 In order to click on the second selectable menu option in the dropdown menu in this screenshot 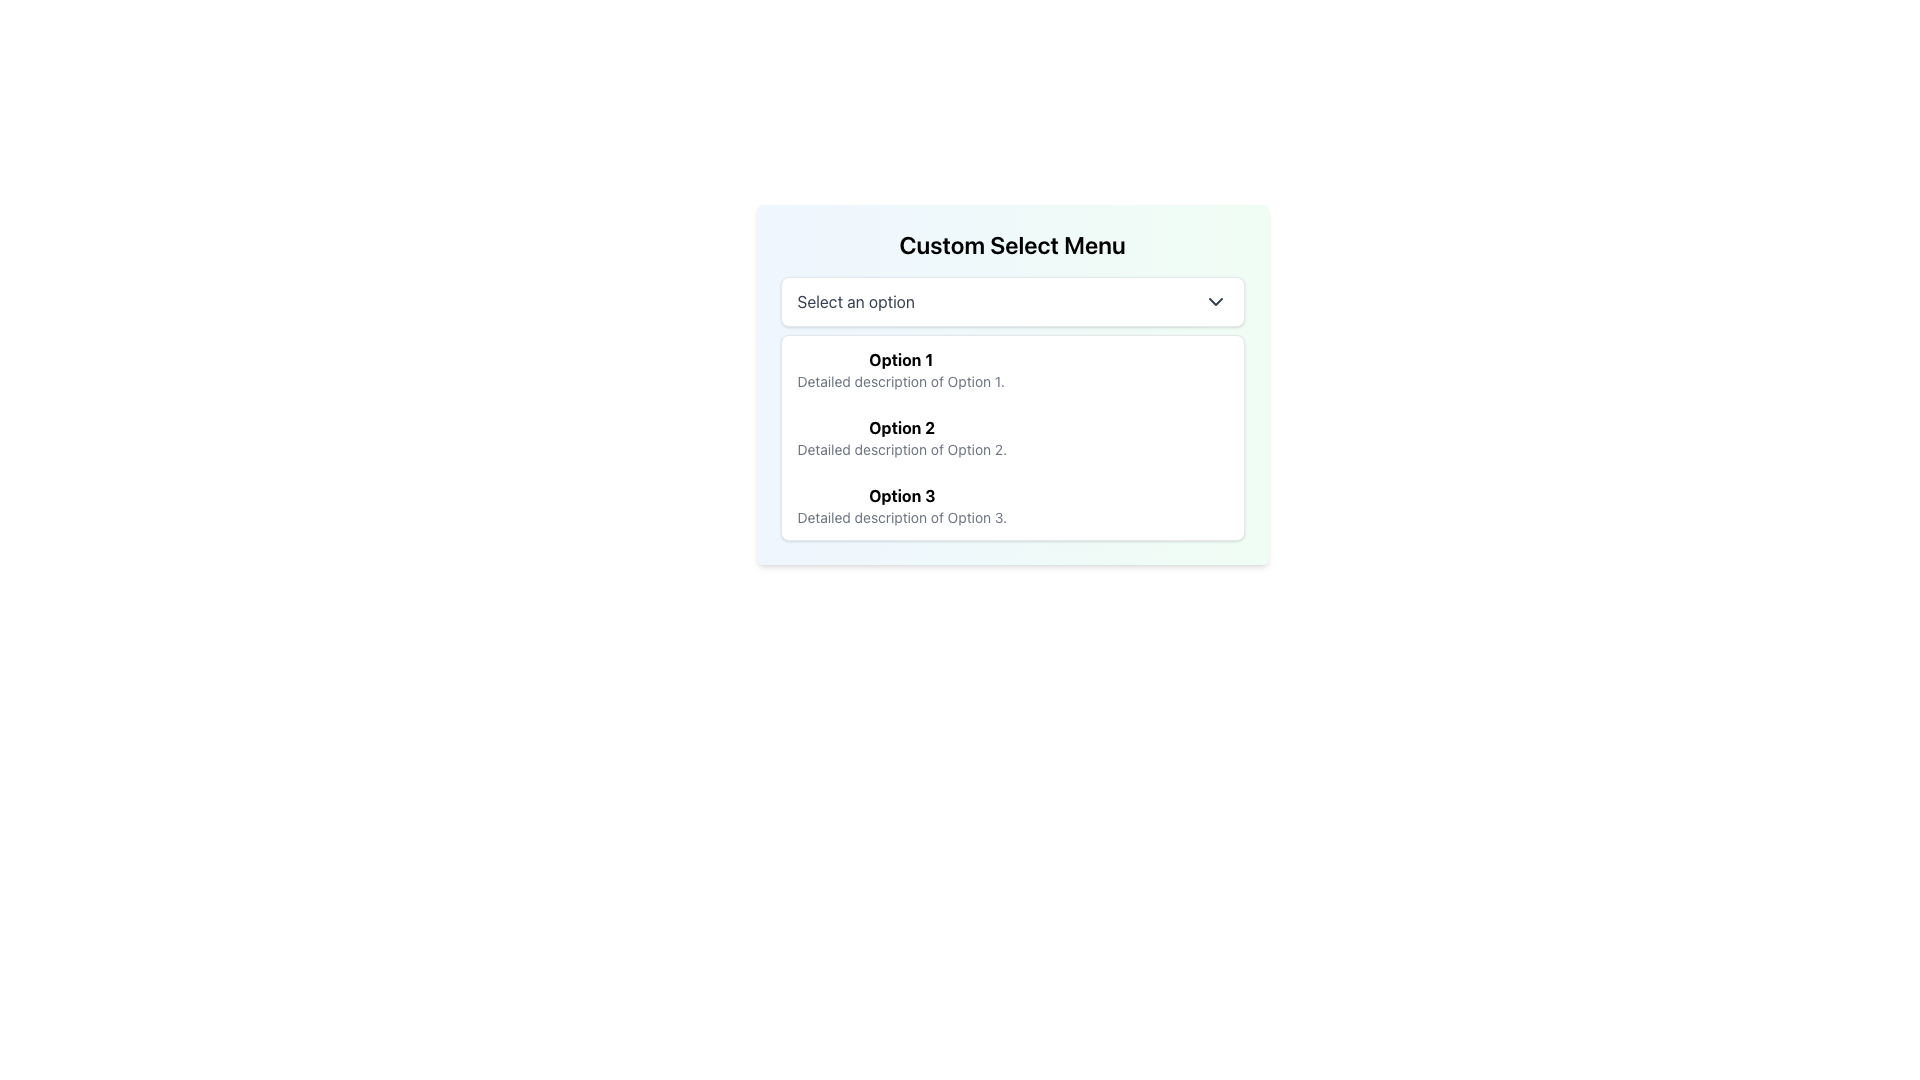, I will do `click(1012, 437)`.